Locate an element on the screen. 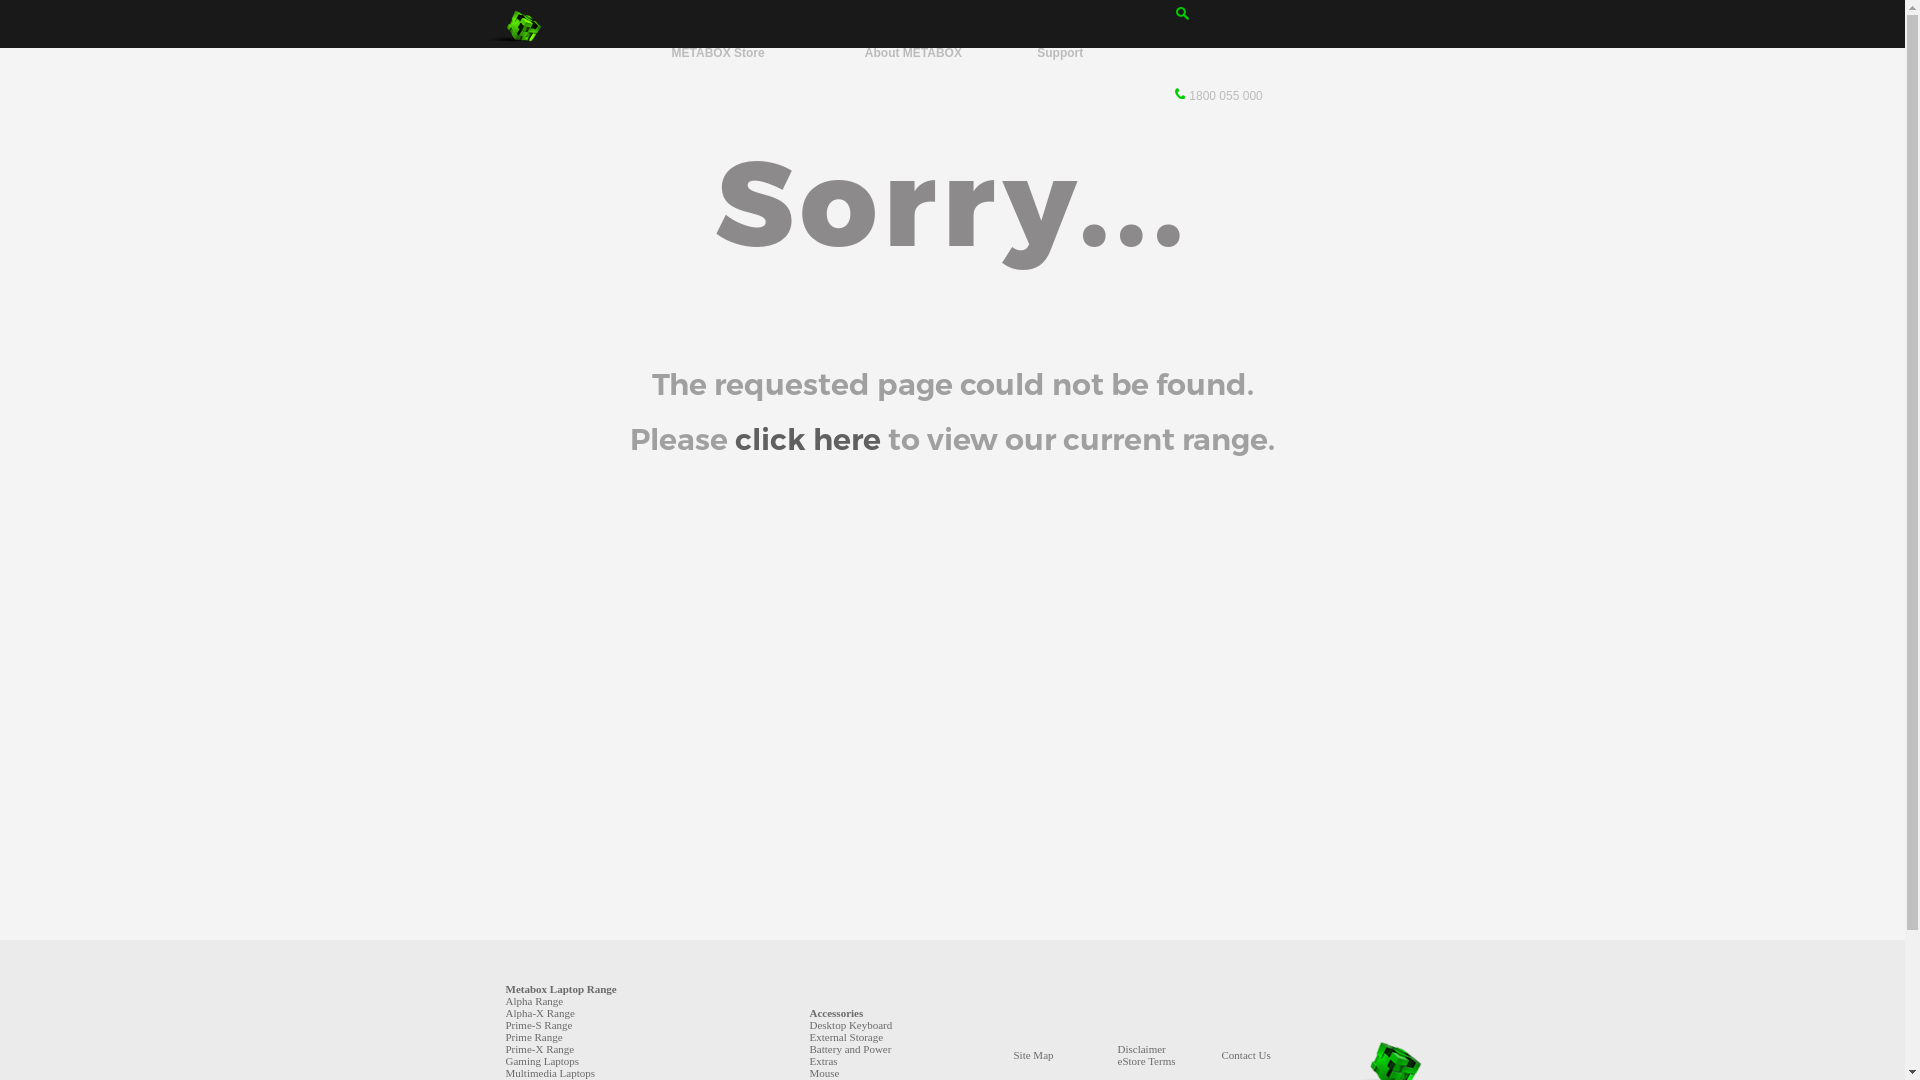 This screenshot has width=1920, height=1080. 'Alpha Range' is located at coordinates (505, 1001).